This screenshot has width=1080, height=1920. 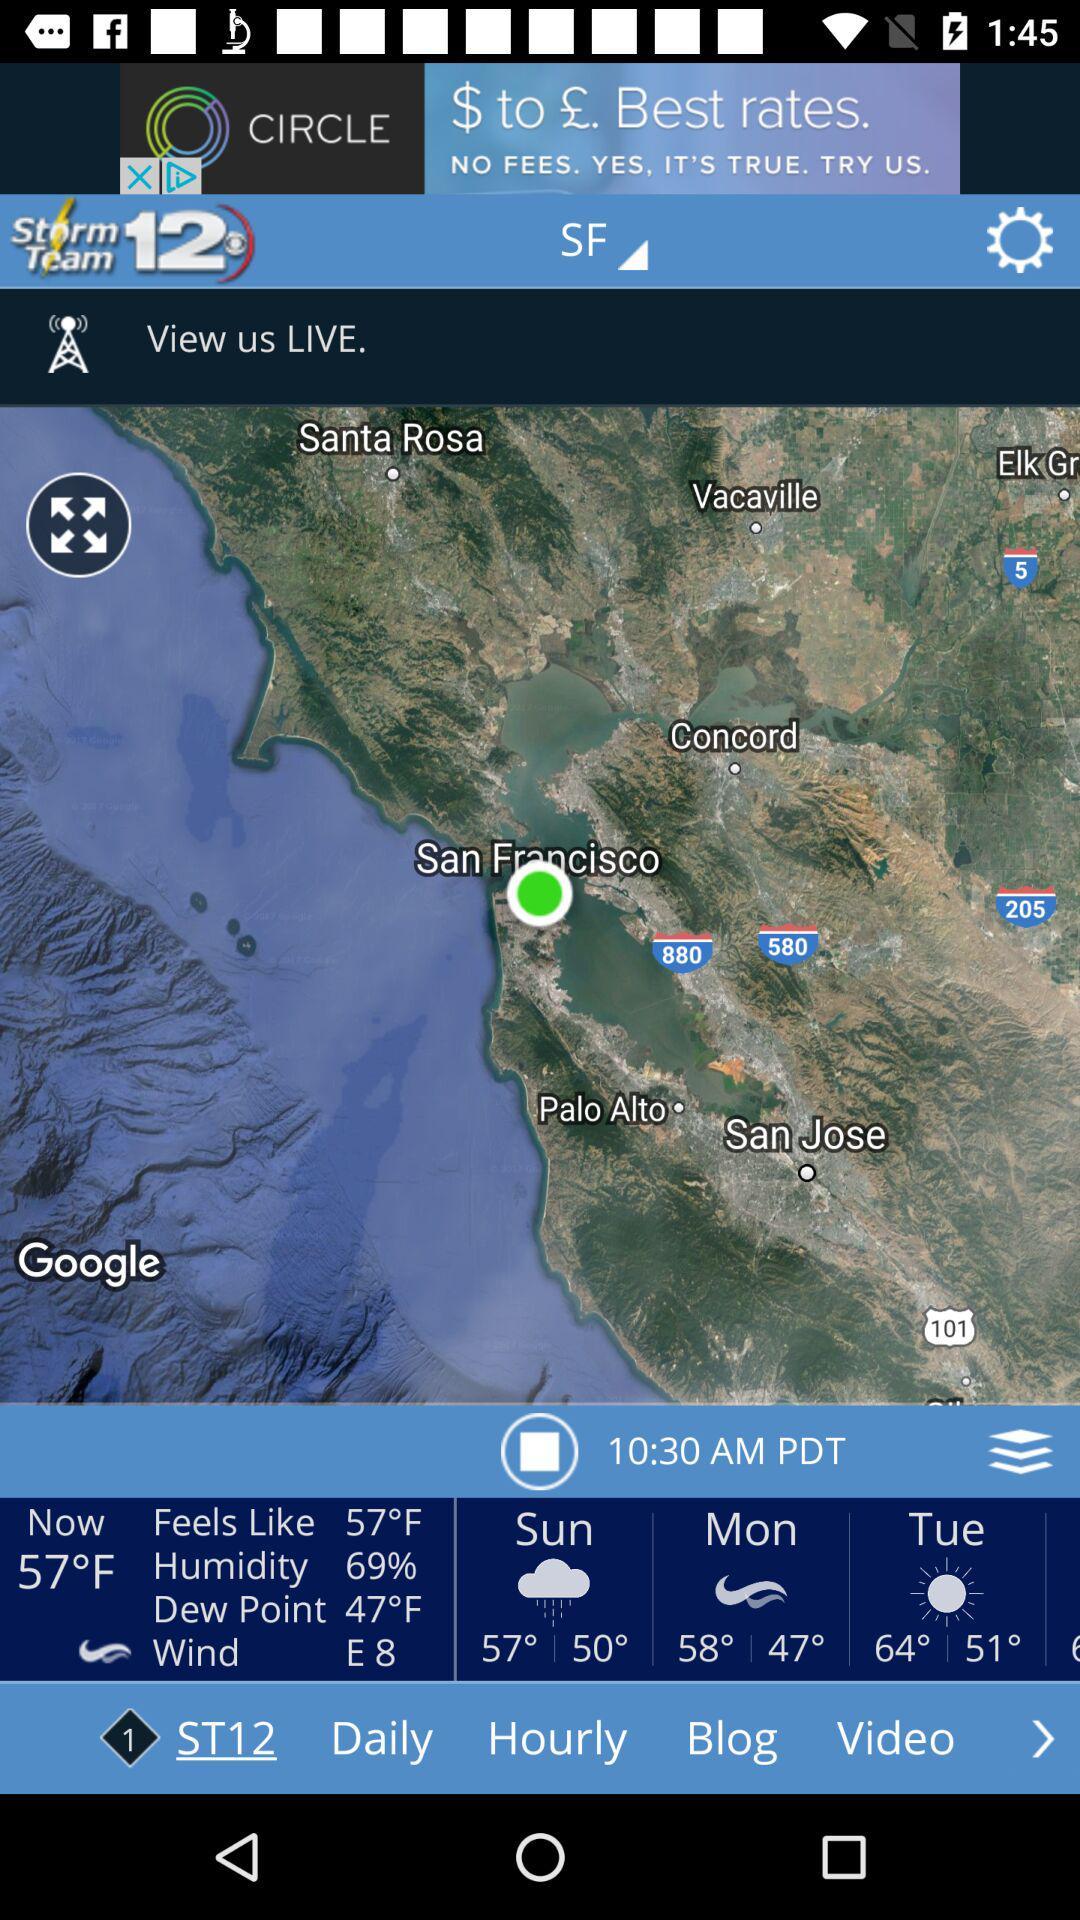 I want to click on the text which is to the first left of settings symbol, so click(x=617, y=240).